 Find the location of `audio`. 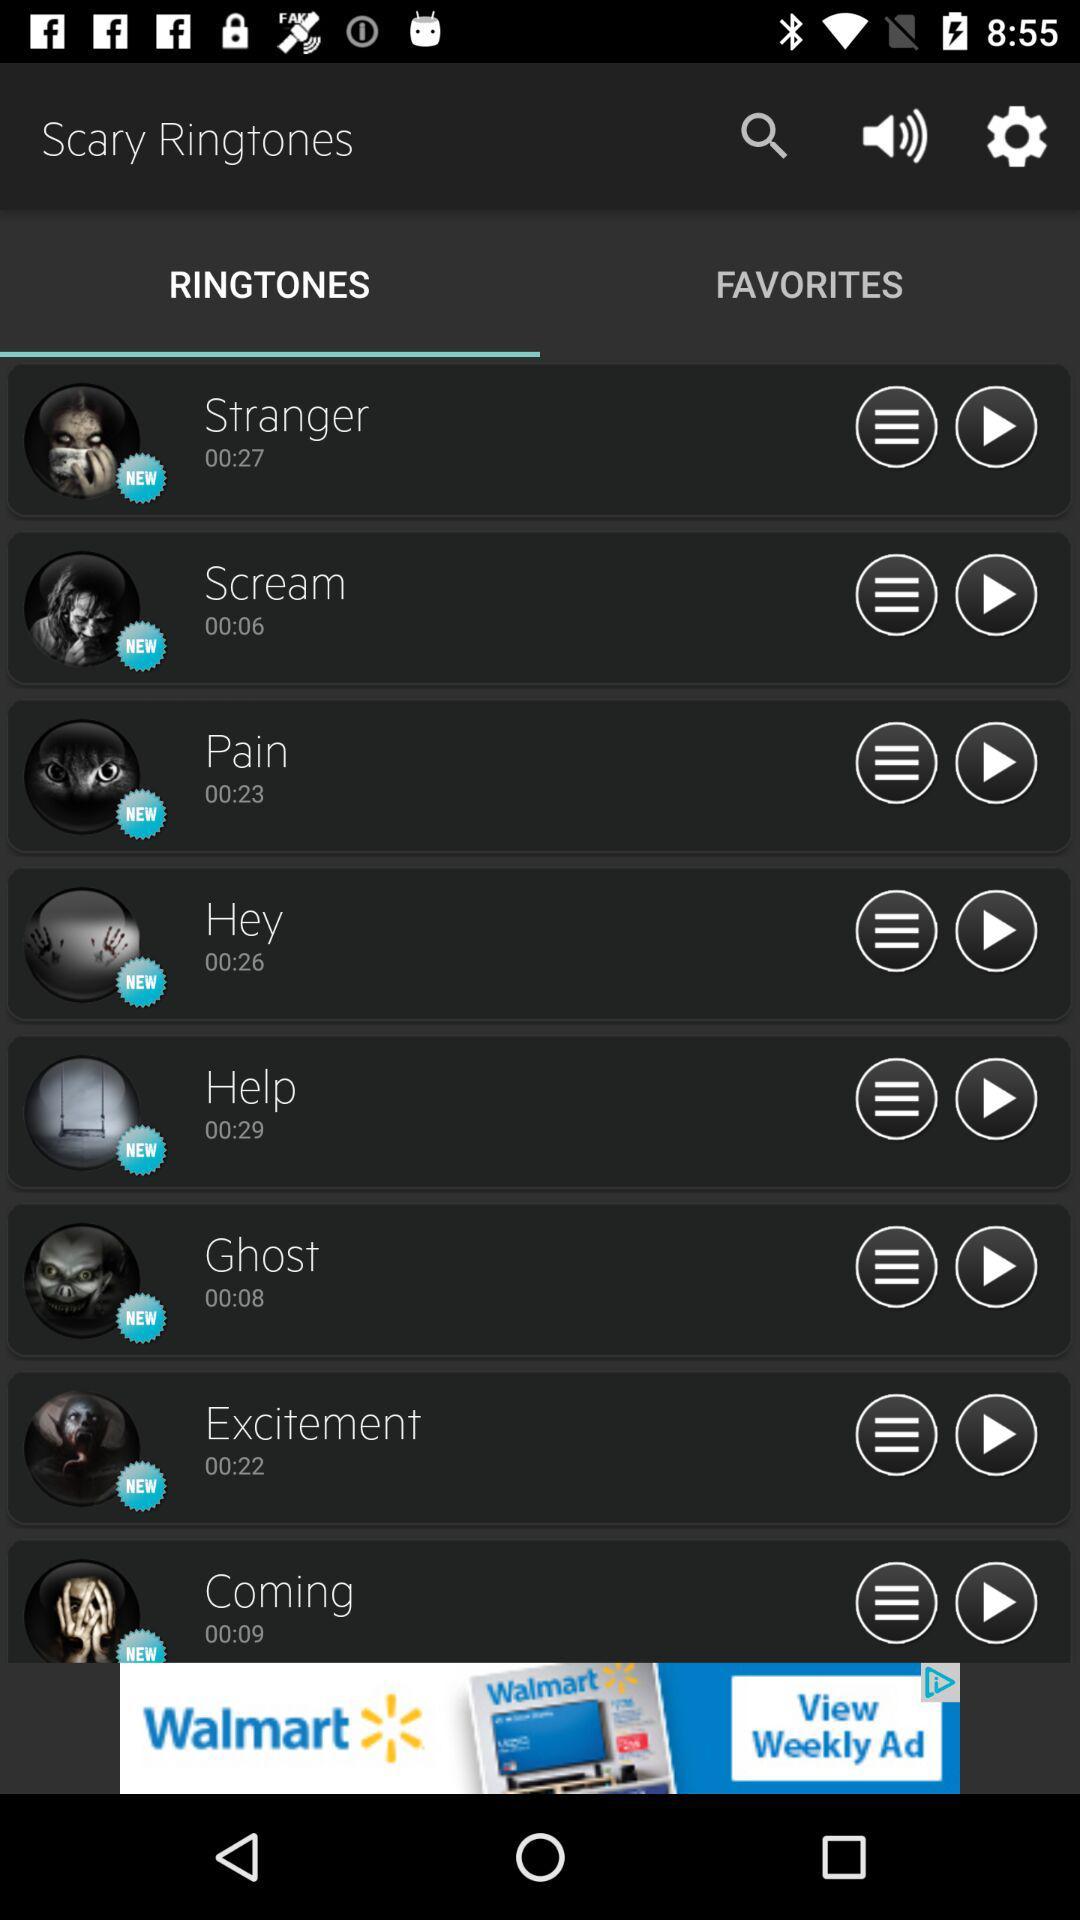

audio is located at coordinates (995, 1099).